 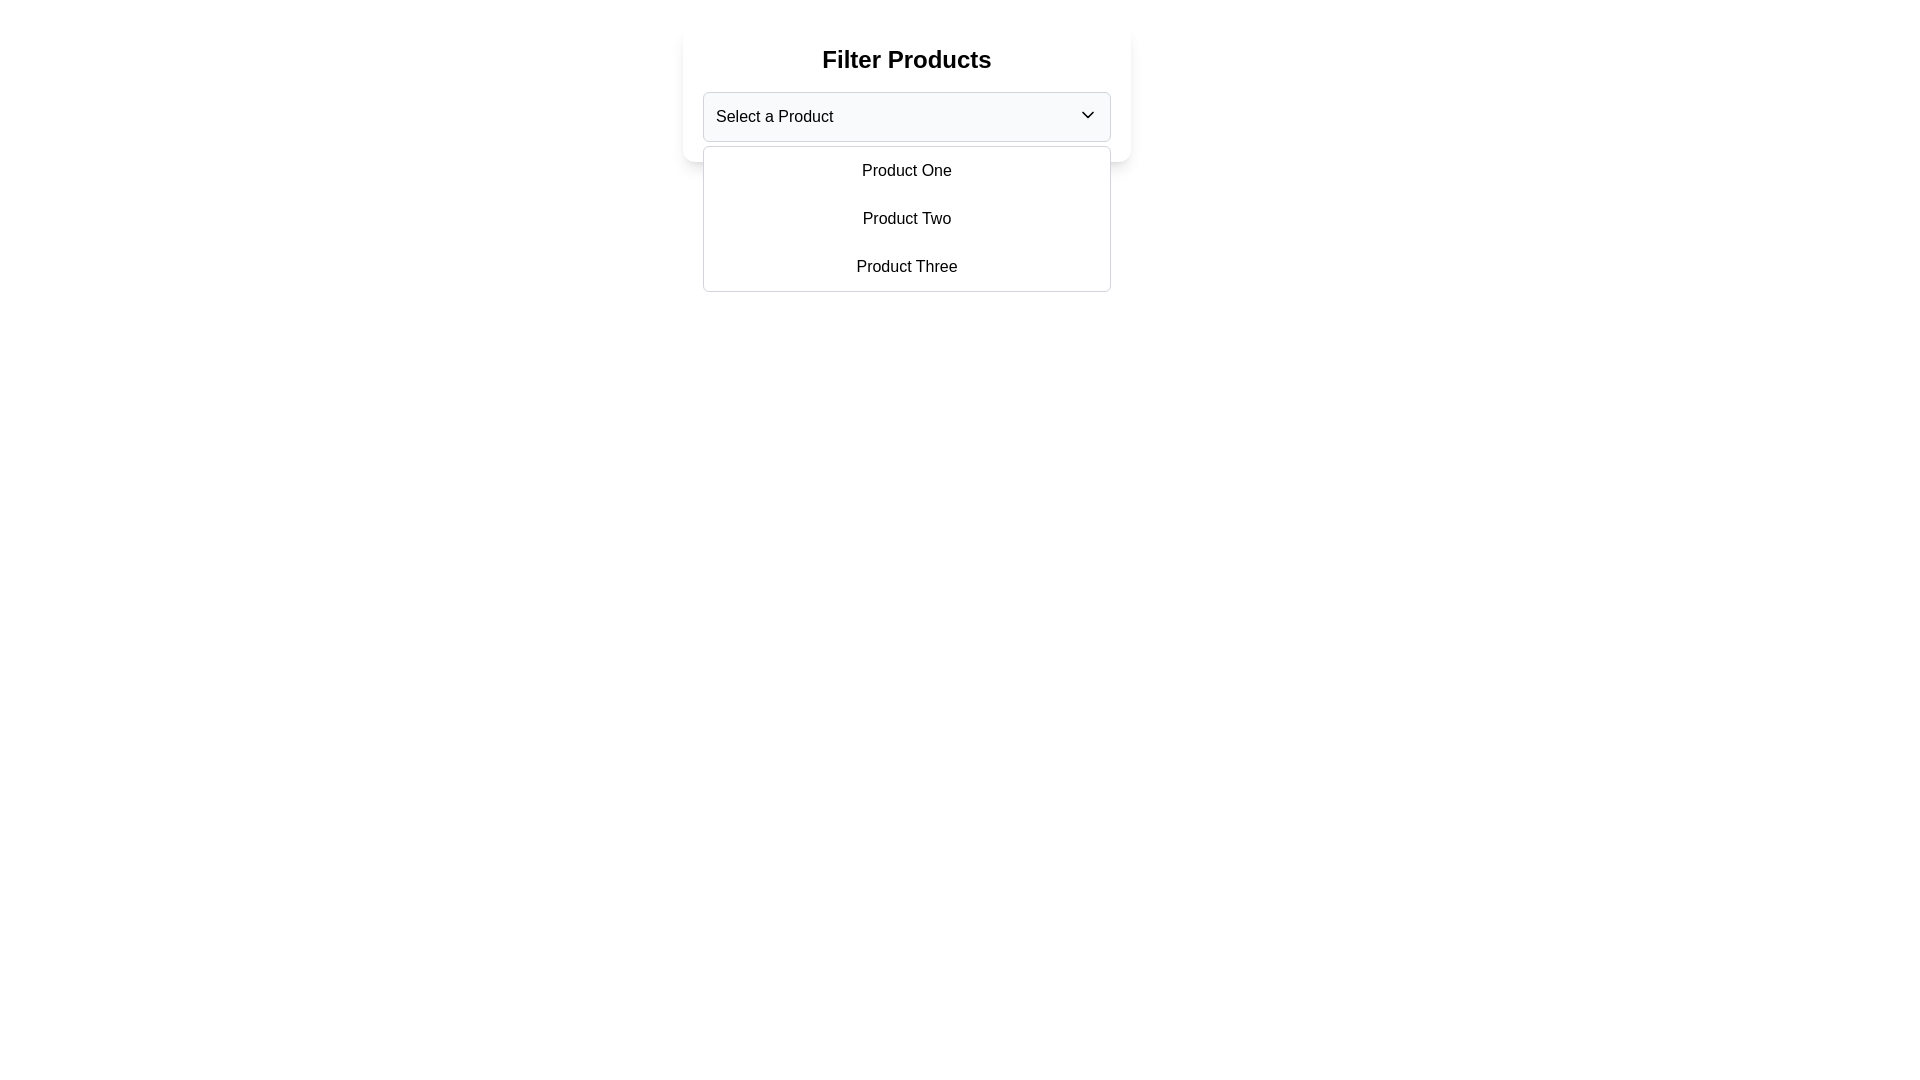 What do you see at coordinates (906, 219) in the screenshot?
I see `the dropdown list option labeled 'Product Two'` at bounding box center [906, 219].